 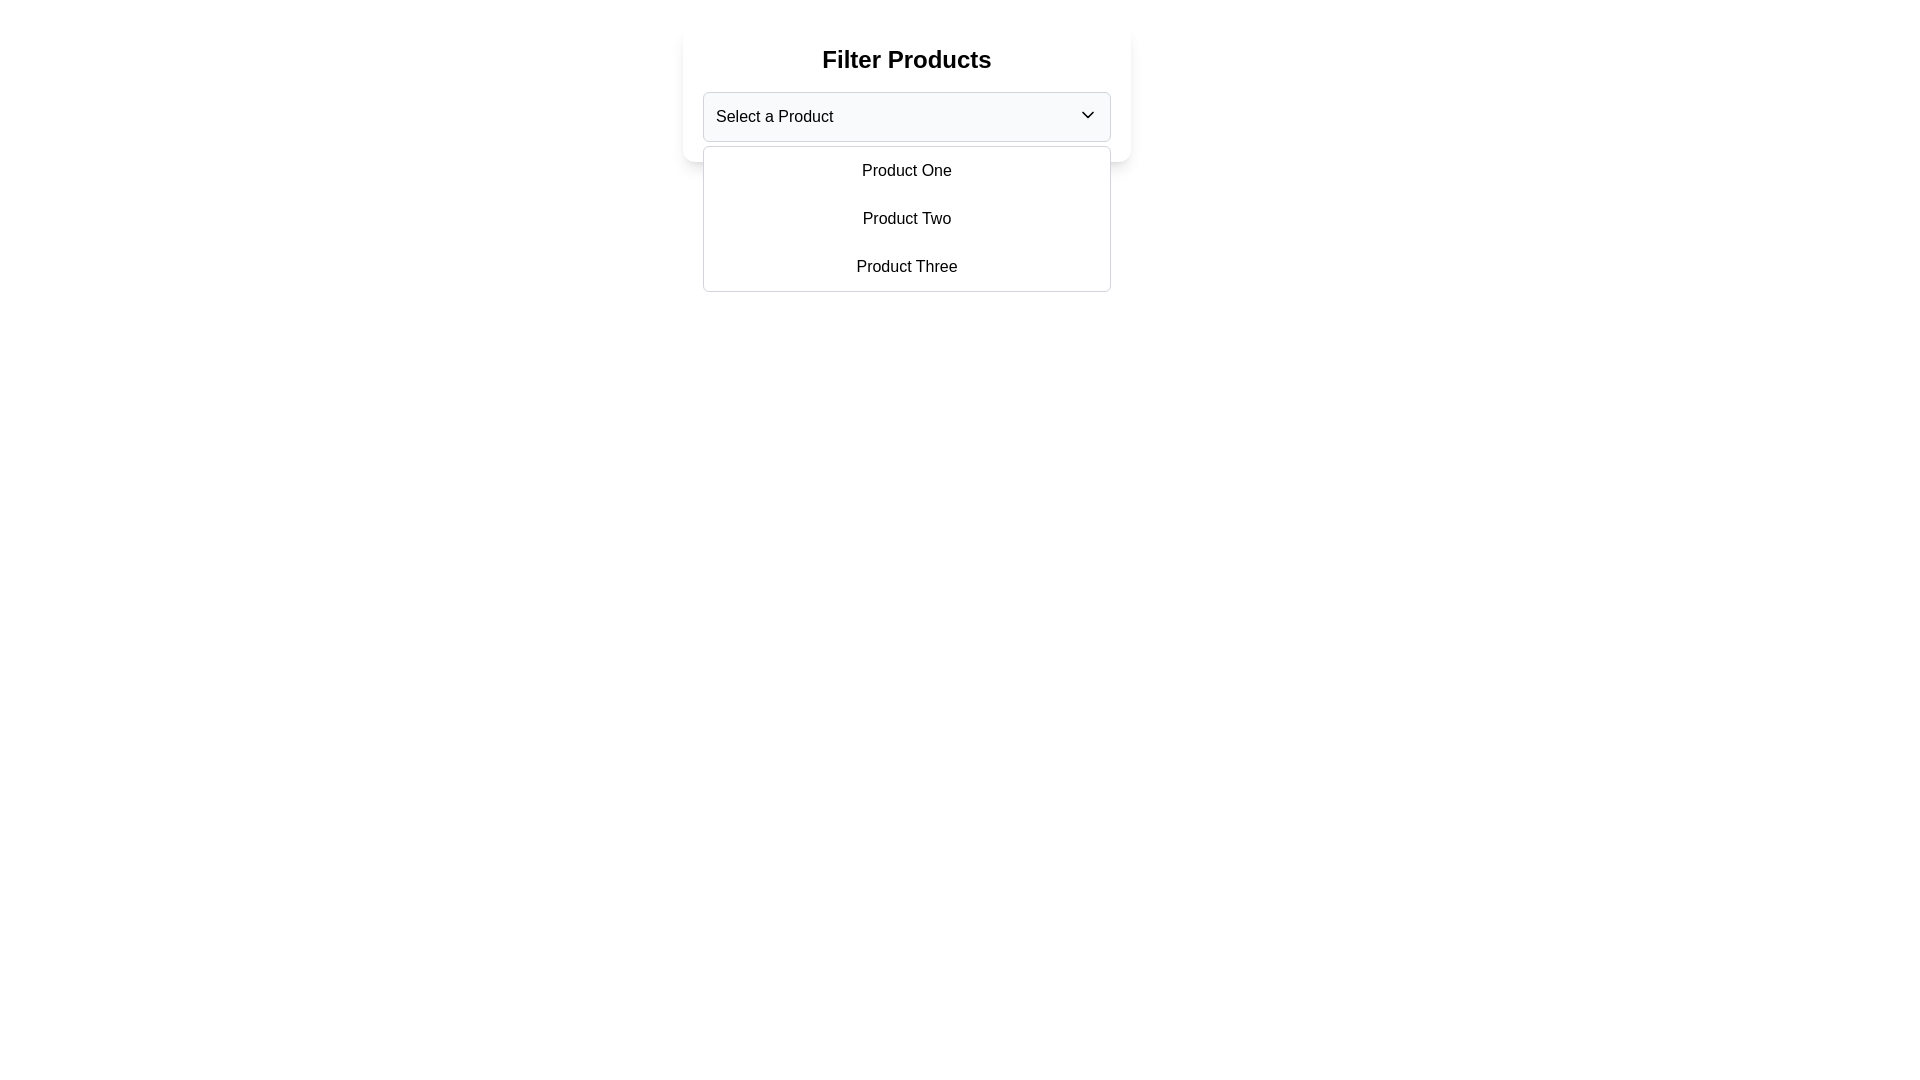 What do you see at coordinates (906, 219) in the screenshot?
I see `the dropdown list option labeled 'Product Two'` at bounding box center [906, 219].